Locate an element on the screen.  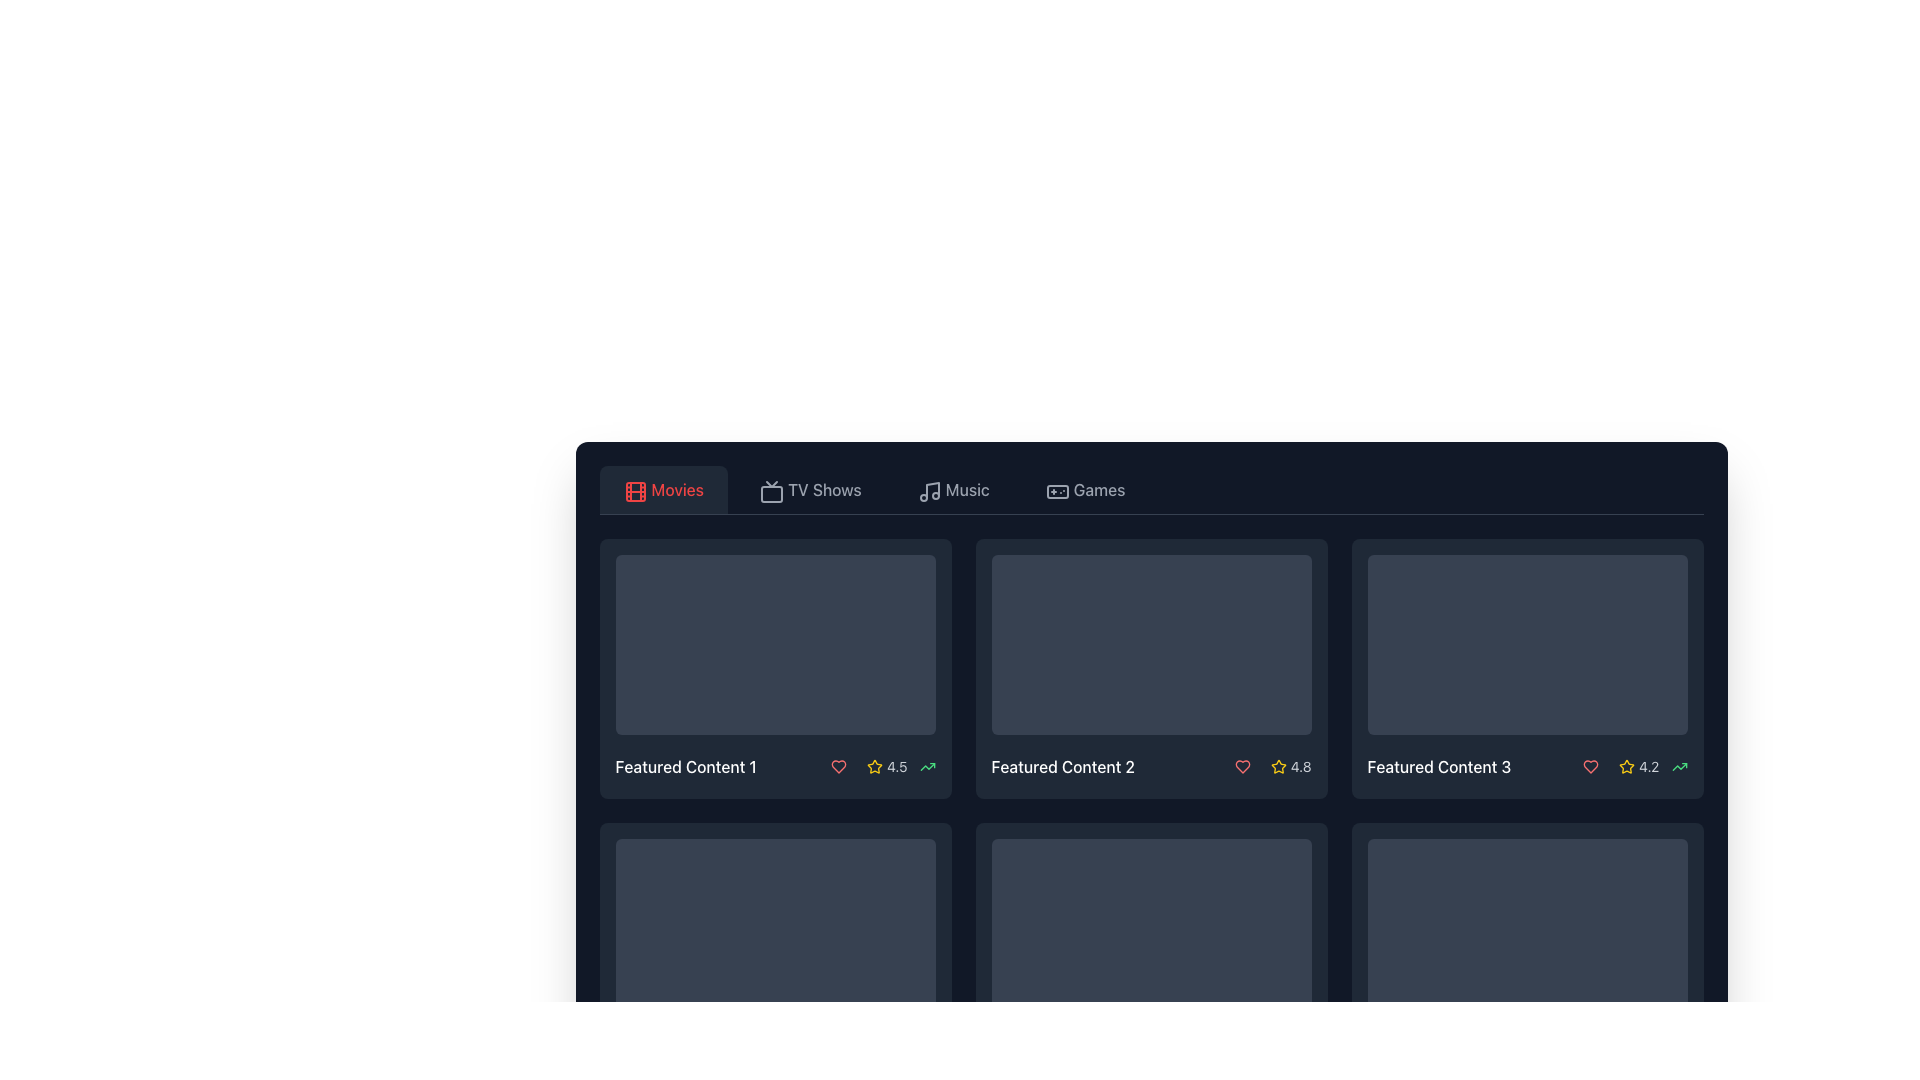
the 'trending up' icon located at the bottom section of the 'Featured Content 1' card, which visually indicates a positive movement in a related metric is located at coordinates (926, 766).